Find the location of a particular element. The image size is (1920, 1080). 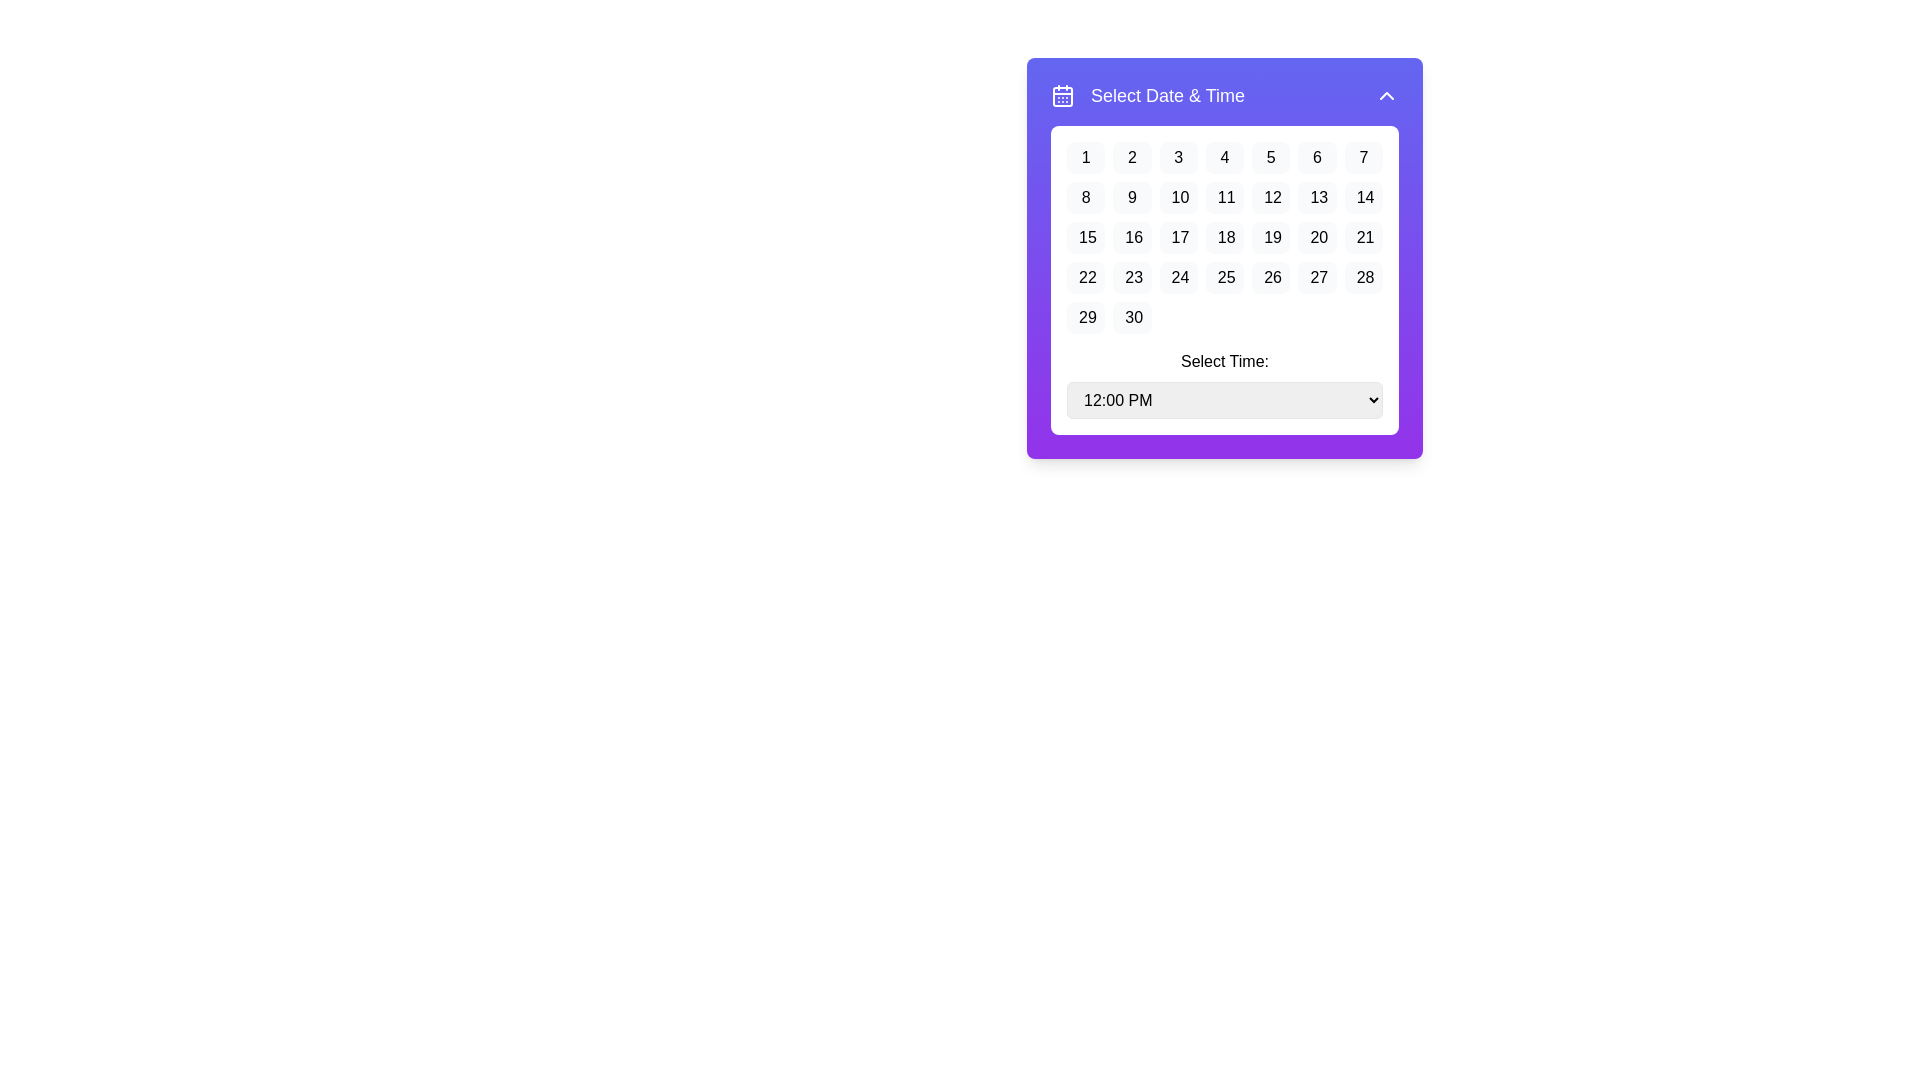

the fourth day button in the second row of the calendar interface is located at coordinates (1223, 197).